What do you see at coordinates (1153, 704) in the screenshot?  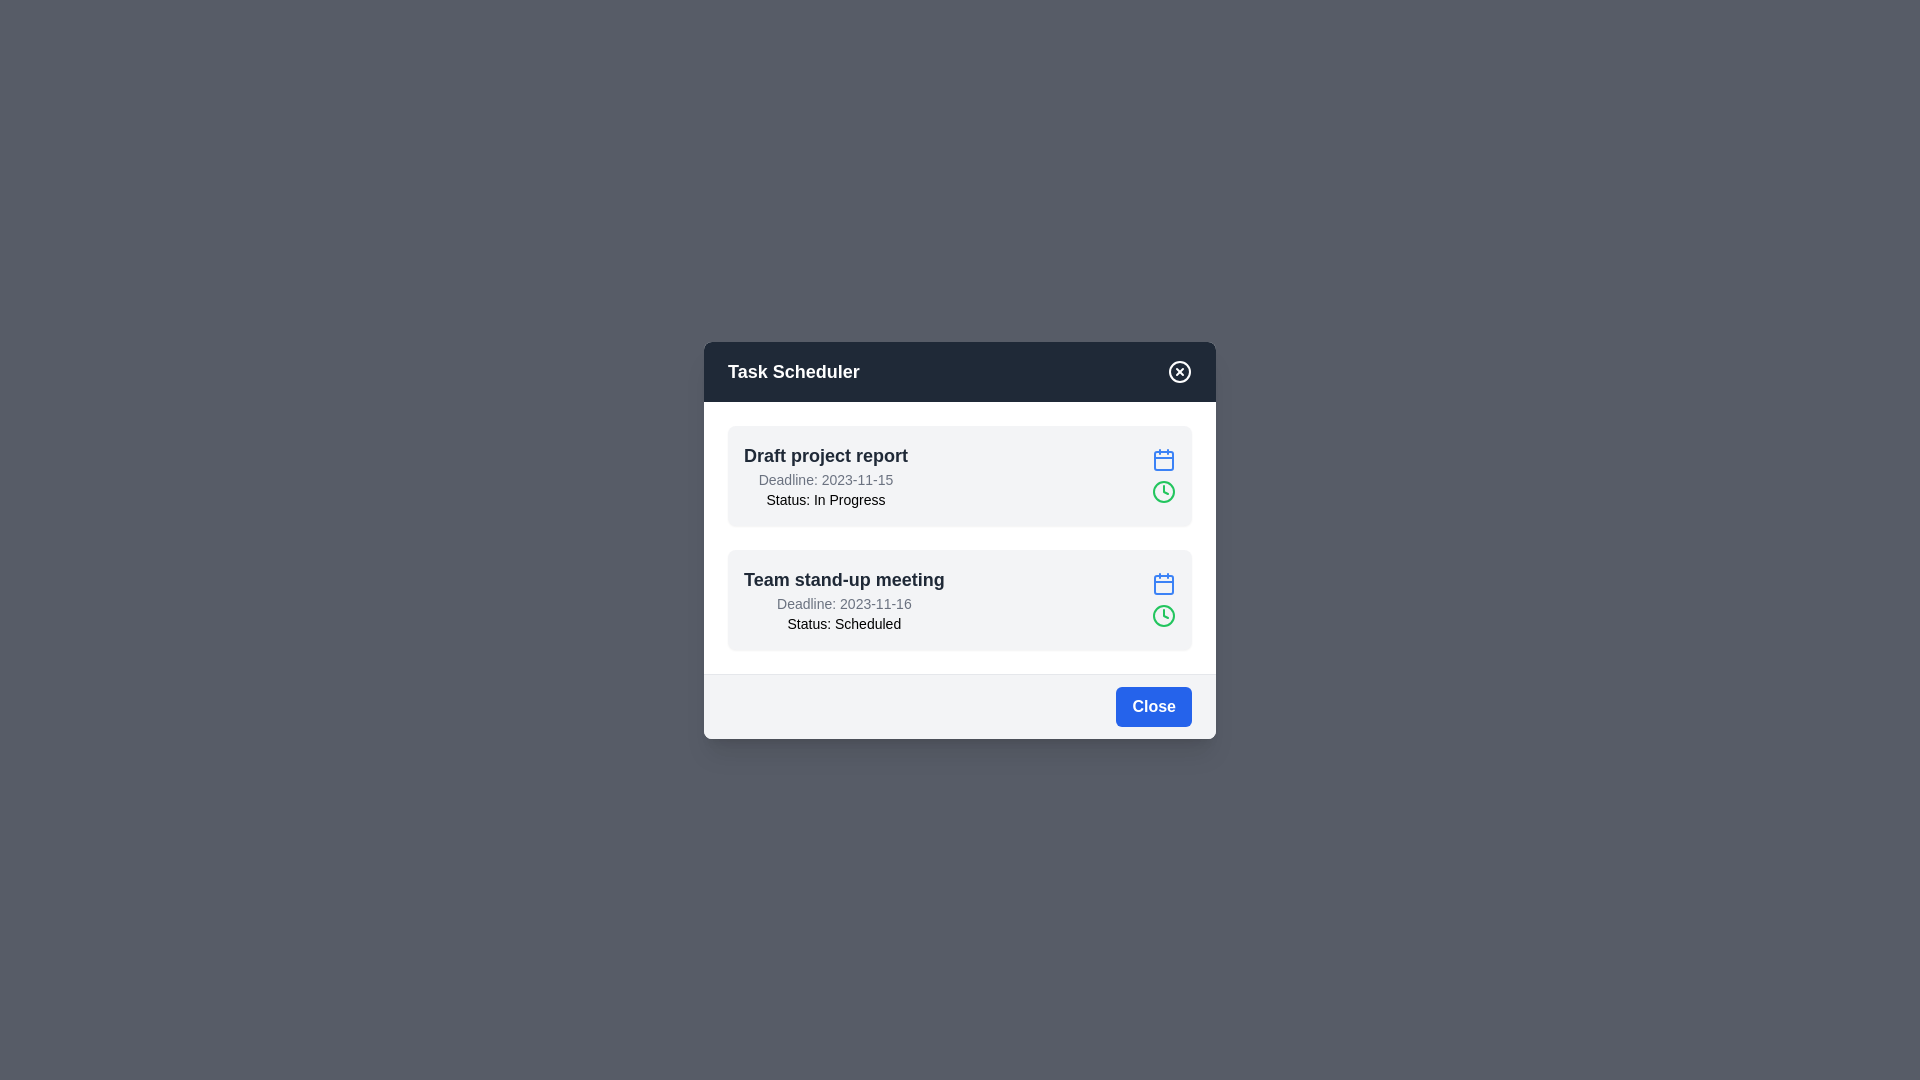 I see `the 'Close' button to close the dialog` at bounding box center [1153, 704].